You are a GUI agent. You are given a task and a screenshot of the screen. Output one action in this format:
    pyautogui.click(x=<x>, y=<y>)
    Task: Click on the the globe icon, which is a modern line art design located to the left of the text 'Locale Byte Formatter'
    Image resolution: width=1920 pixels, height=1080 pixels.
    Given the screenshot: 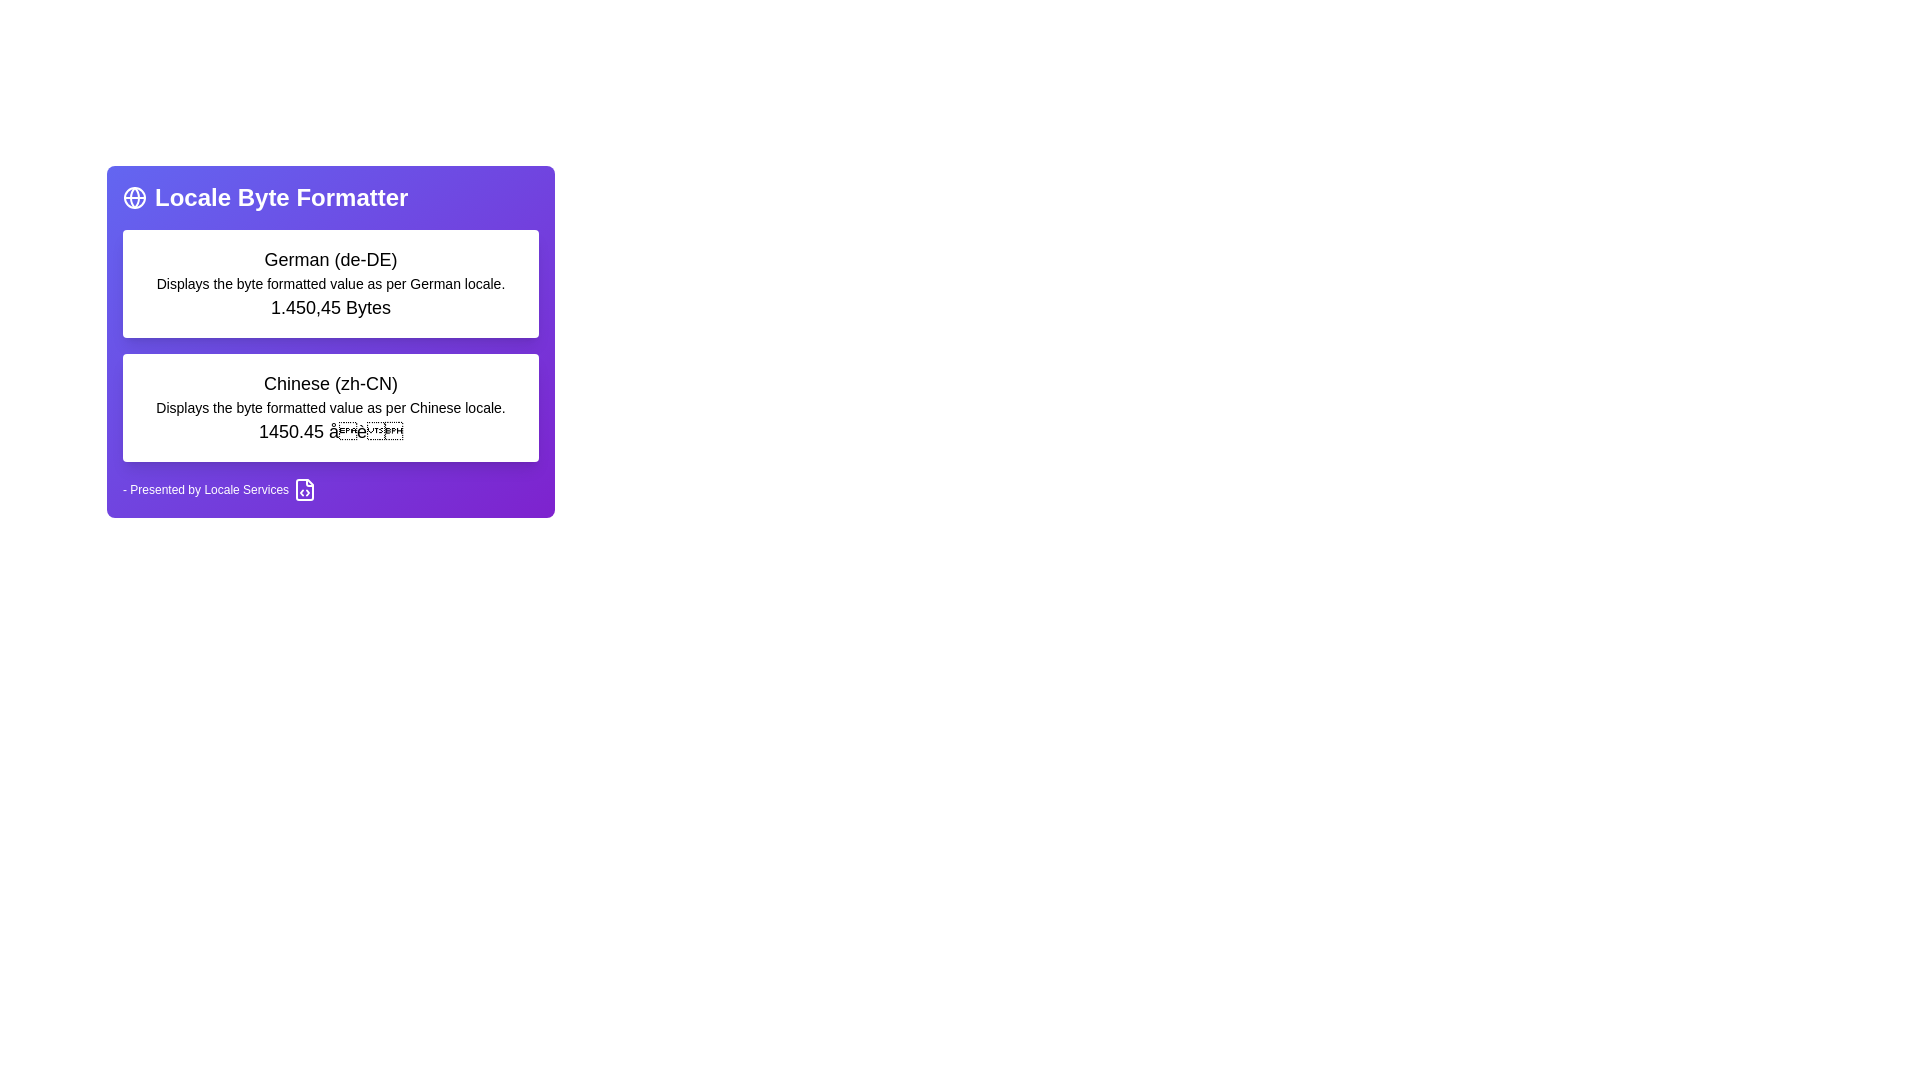 What is the action you would take?
    pyautogui.click(x=133, y=197)
    